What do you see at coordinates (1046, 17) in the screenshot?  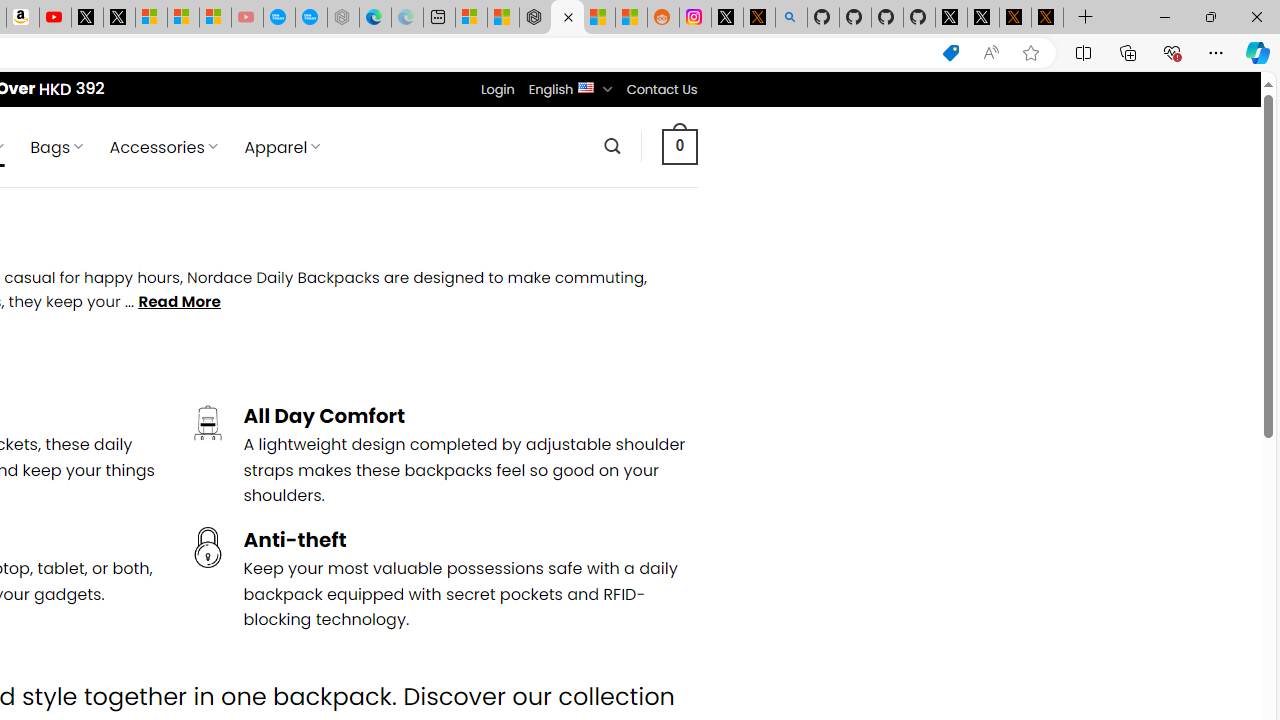 I see `'X Privacy Policy'` at bounding box center [1046, 17].